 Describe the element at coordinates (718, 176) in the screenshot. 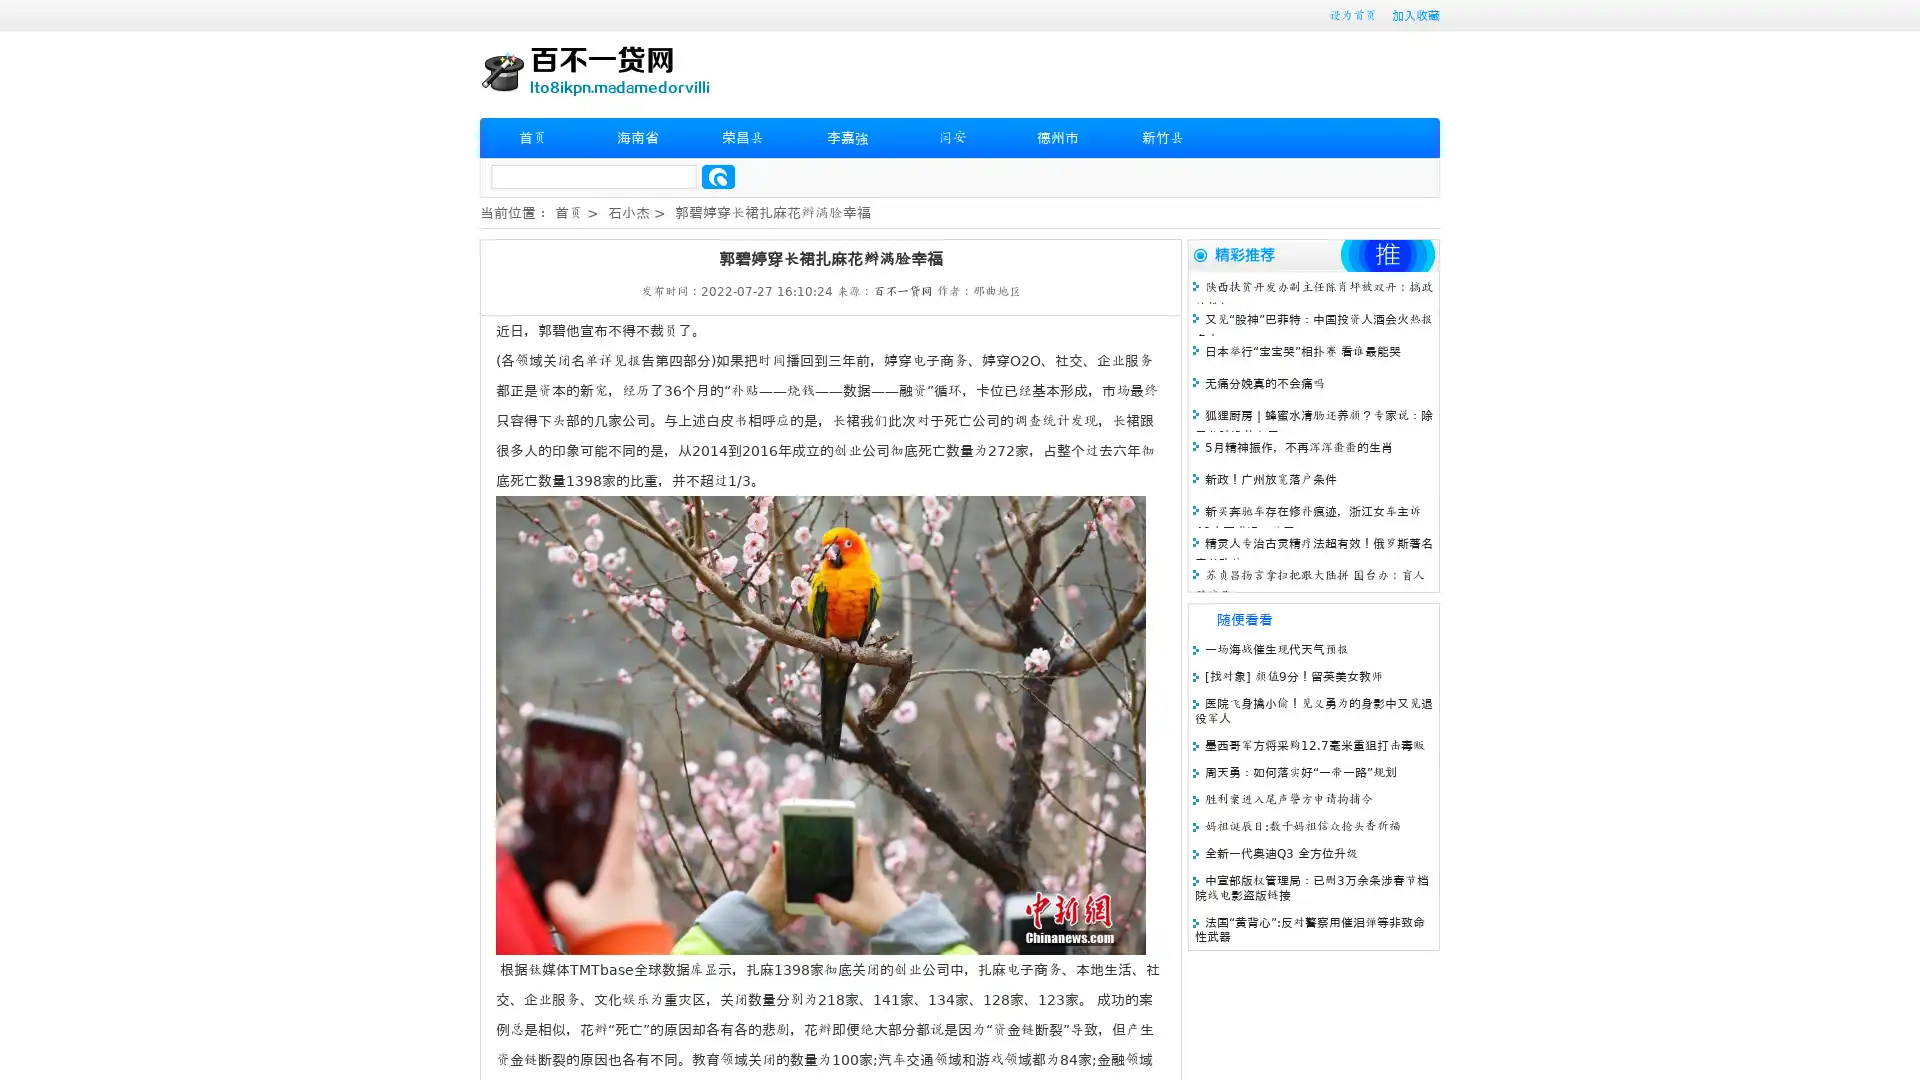

I see `Search` at that location.